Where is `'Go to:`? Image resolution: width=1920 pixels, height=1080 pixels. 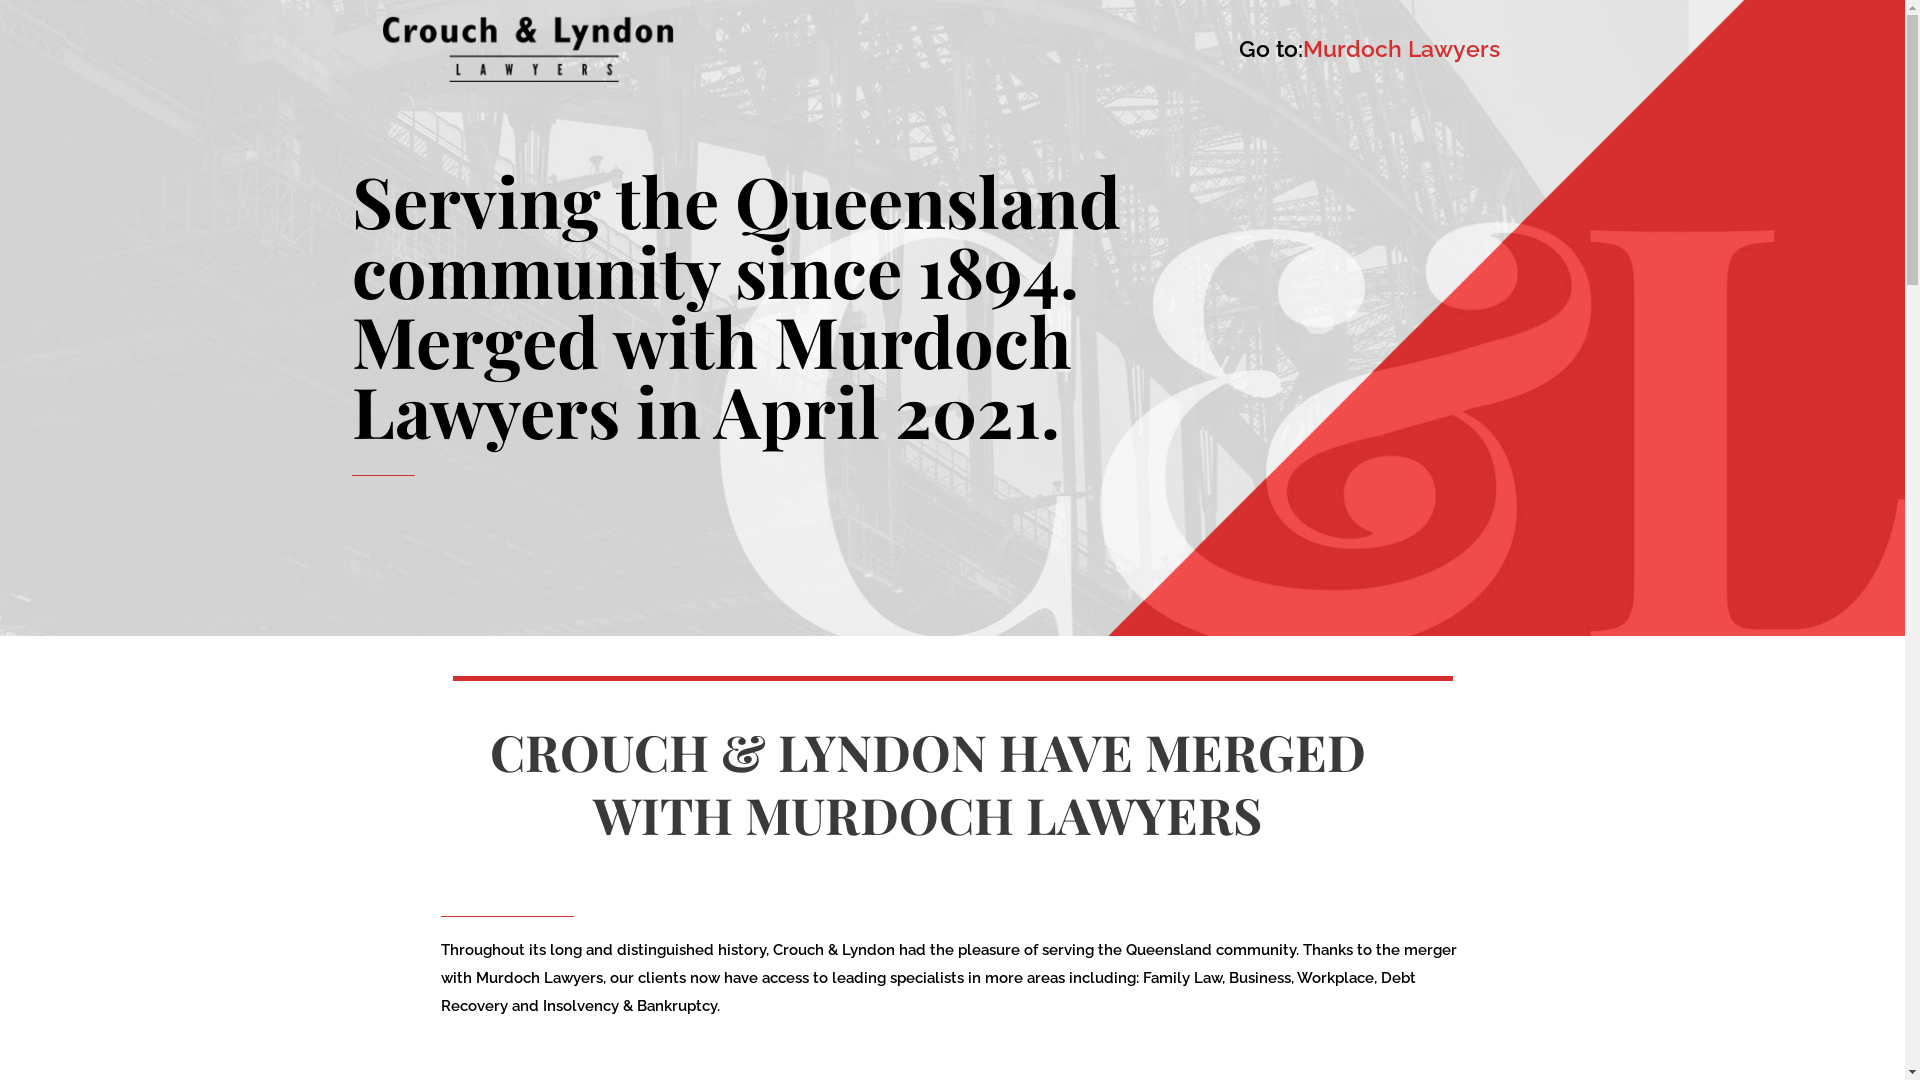 'Go to: is located at coordinates (1367, 48).